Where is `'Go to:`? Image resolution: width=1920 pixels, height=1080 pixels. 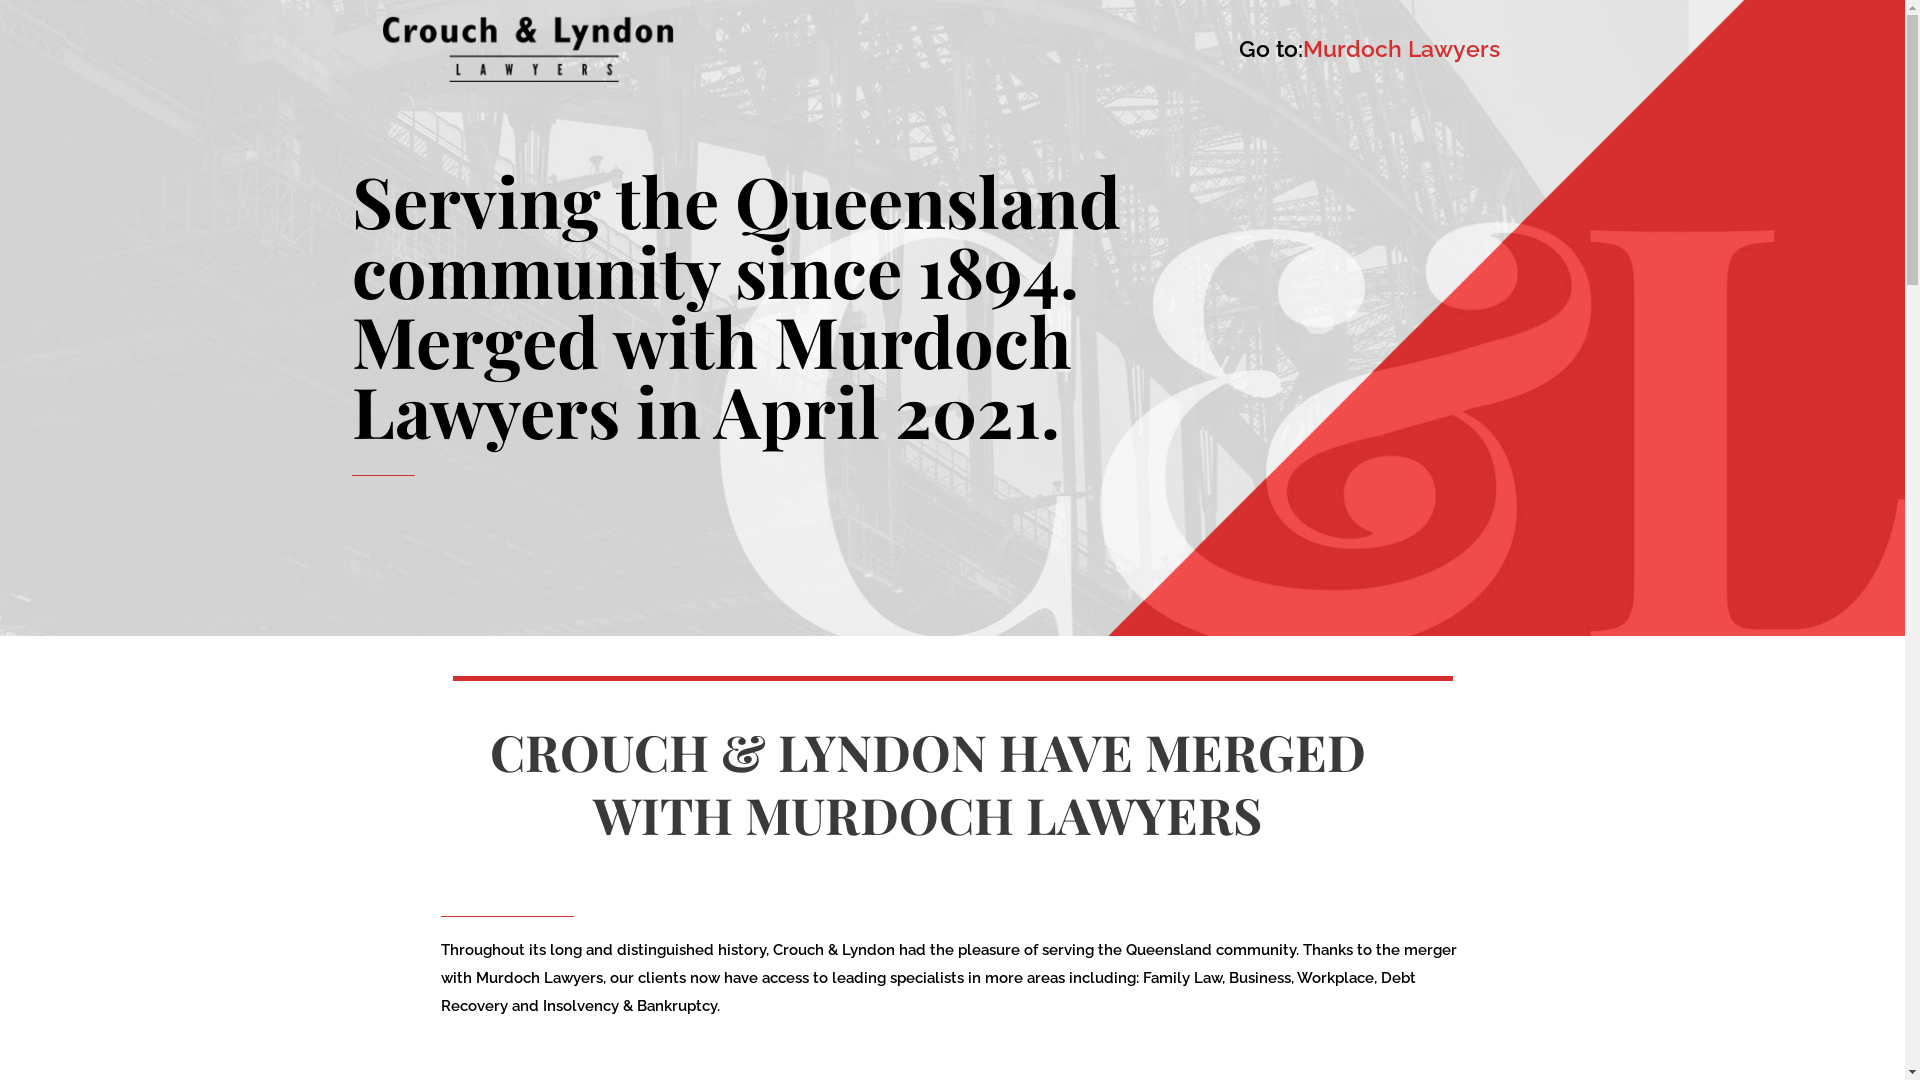 'Go to: is located at coordinates (1367, 48).